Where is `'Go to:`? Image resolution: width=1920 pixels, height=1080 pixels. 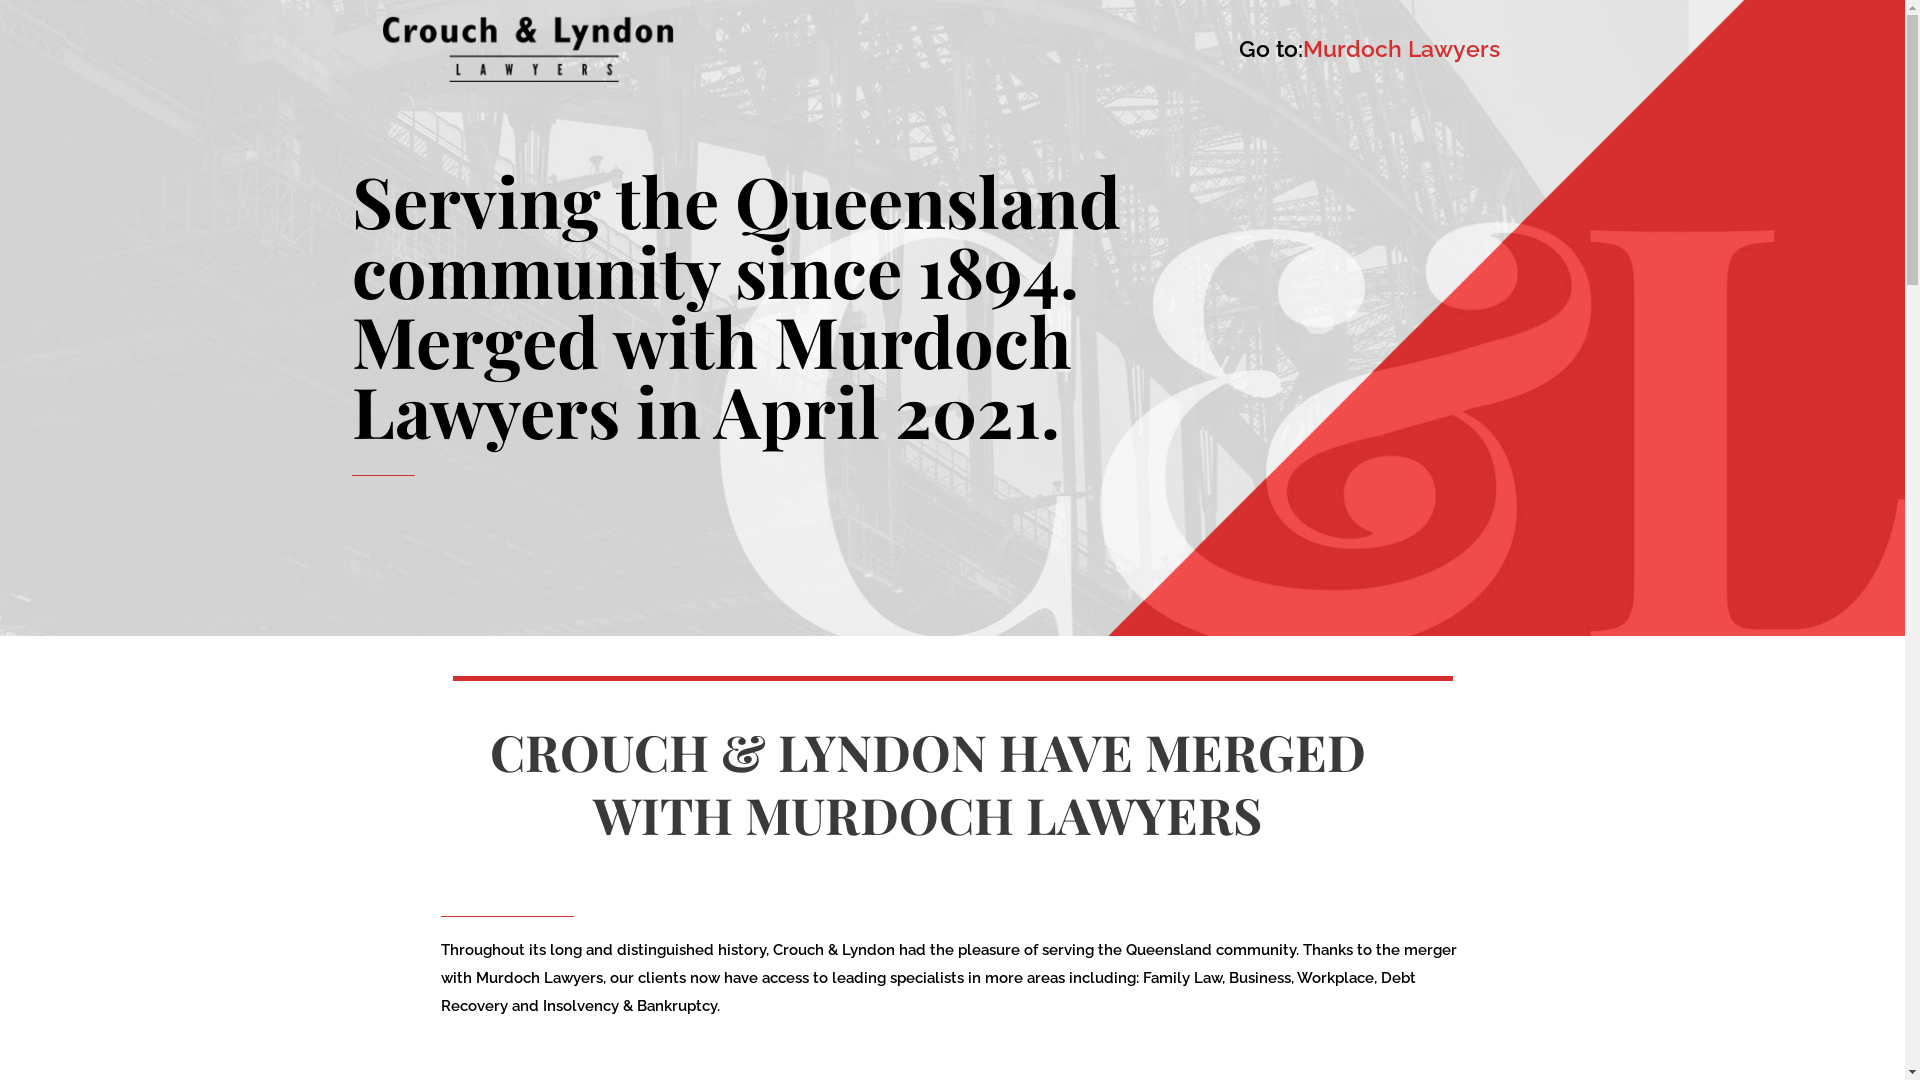 'Go to: is located at coordinates (1367, 48).